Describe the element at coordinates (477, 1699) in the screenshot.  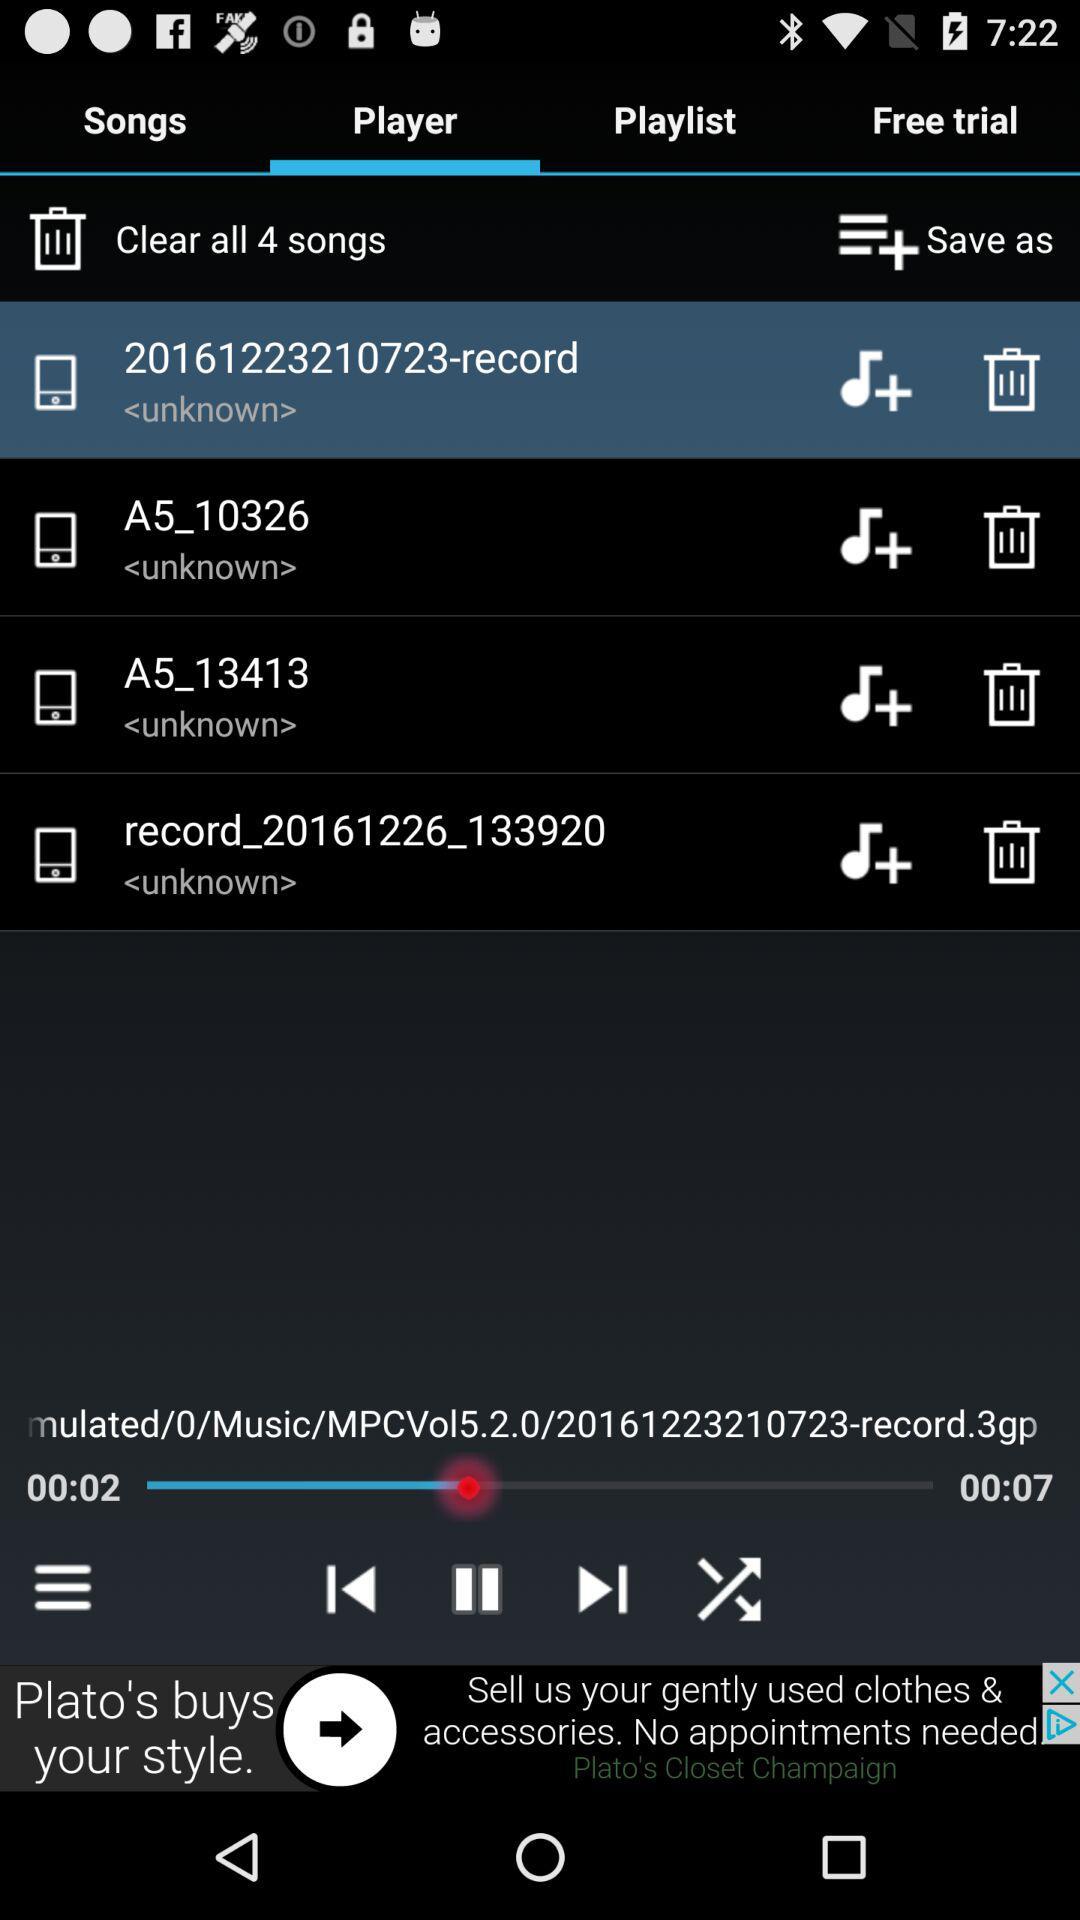
I see `the pause icon` at that location.